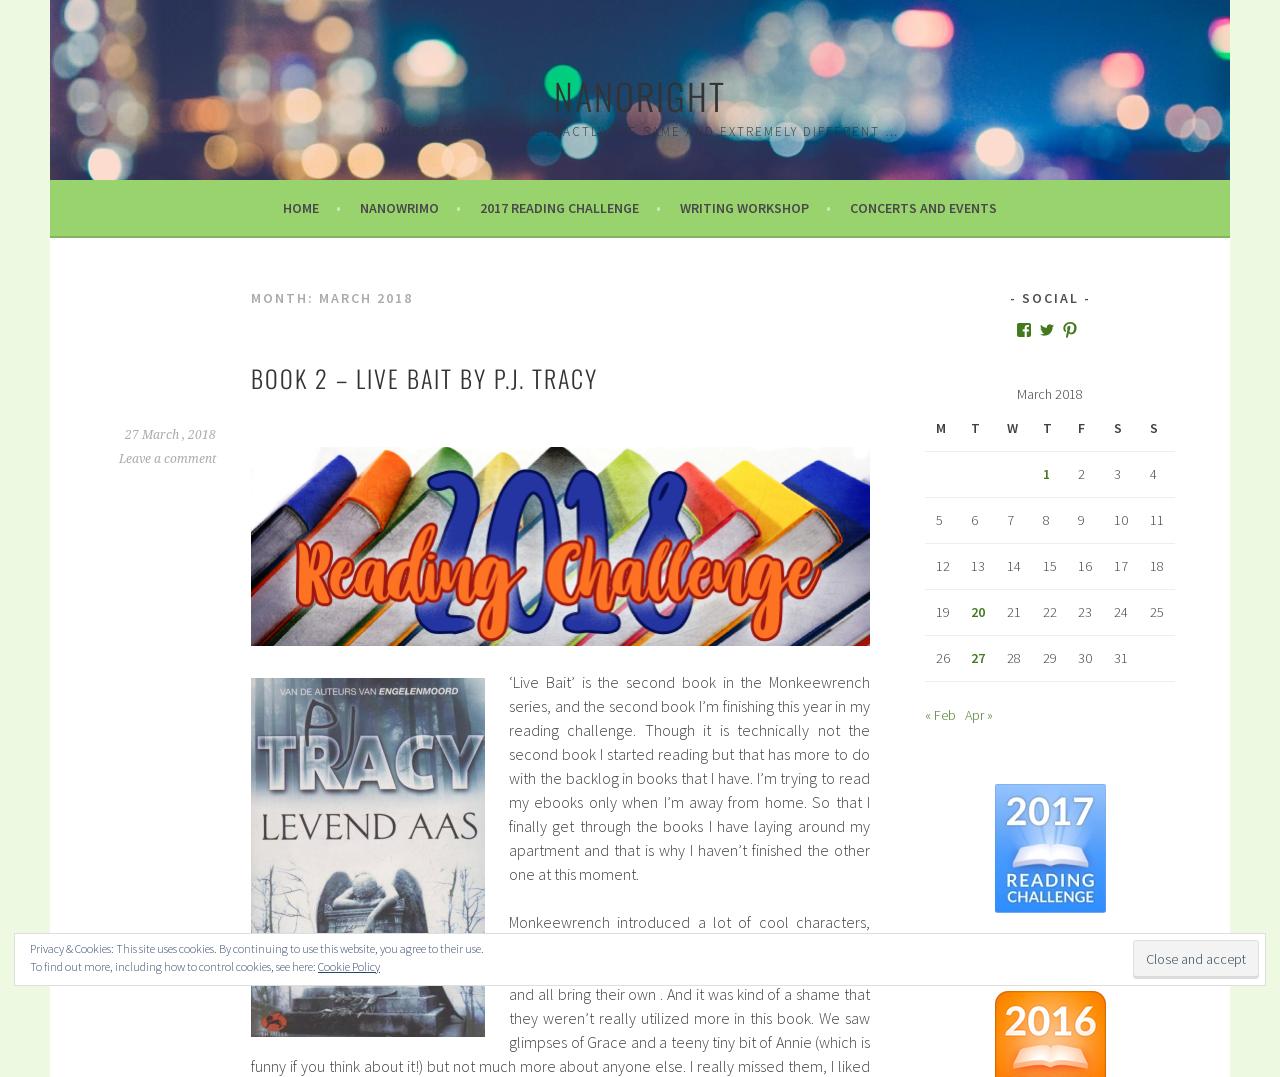  Describe the element at coordinates (1155, 610) in the screenshot. I see `'25'` at that location.